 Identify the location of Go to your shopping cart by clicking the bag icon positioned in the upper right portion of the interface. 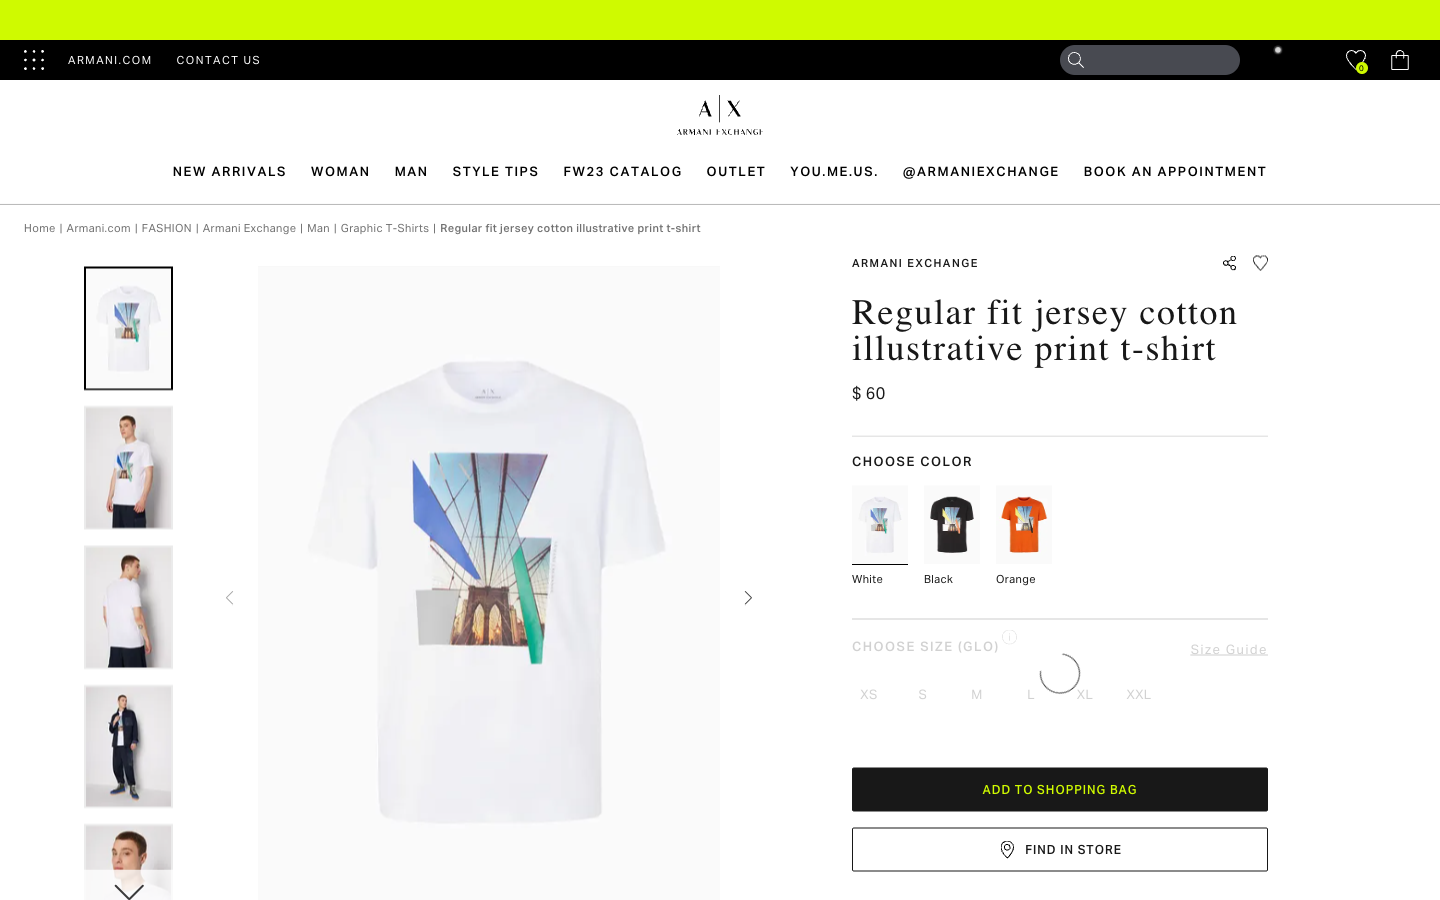
(1399, 59).